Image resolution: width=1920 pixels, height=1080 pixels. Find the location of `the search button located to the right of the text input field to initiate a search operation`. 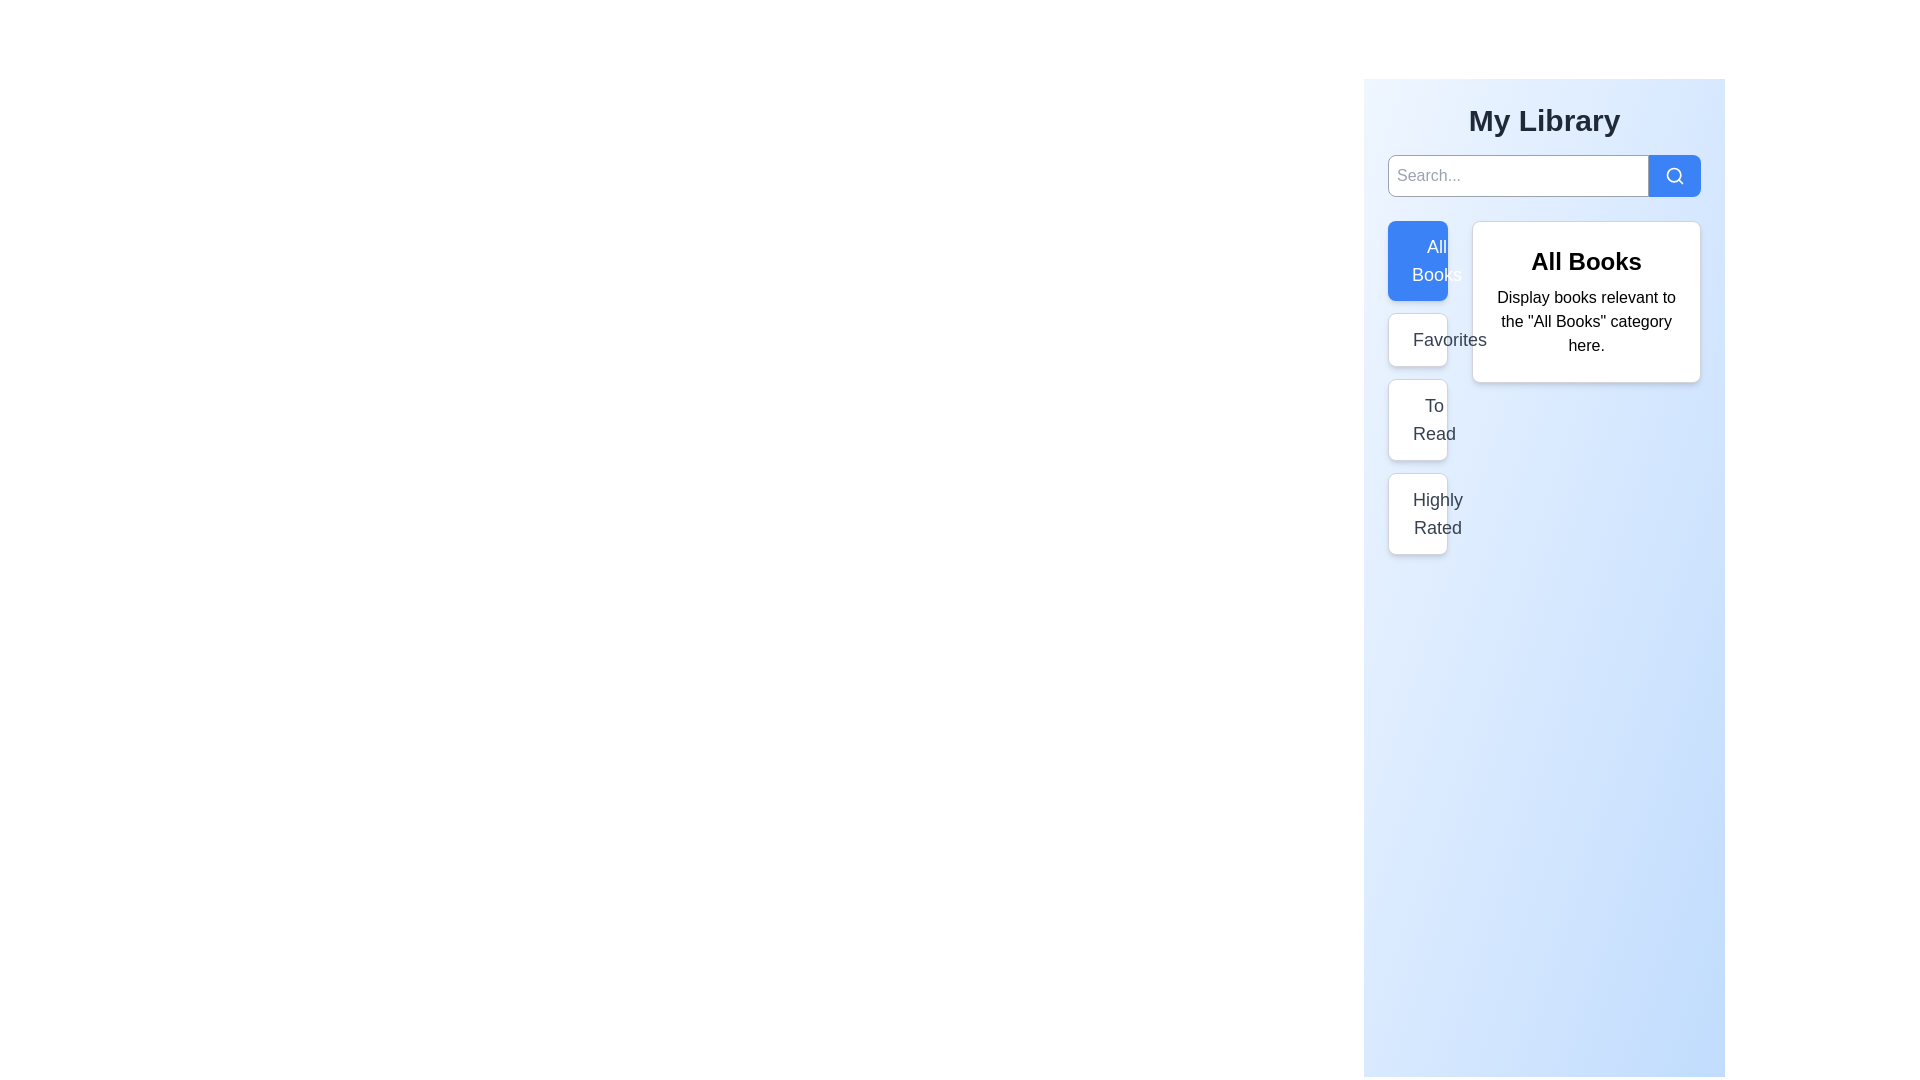

the search button located to the right of the text input field to initiate a search operation is located at coordinates (1675, 175).